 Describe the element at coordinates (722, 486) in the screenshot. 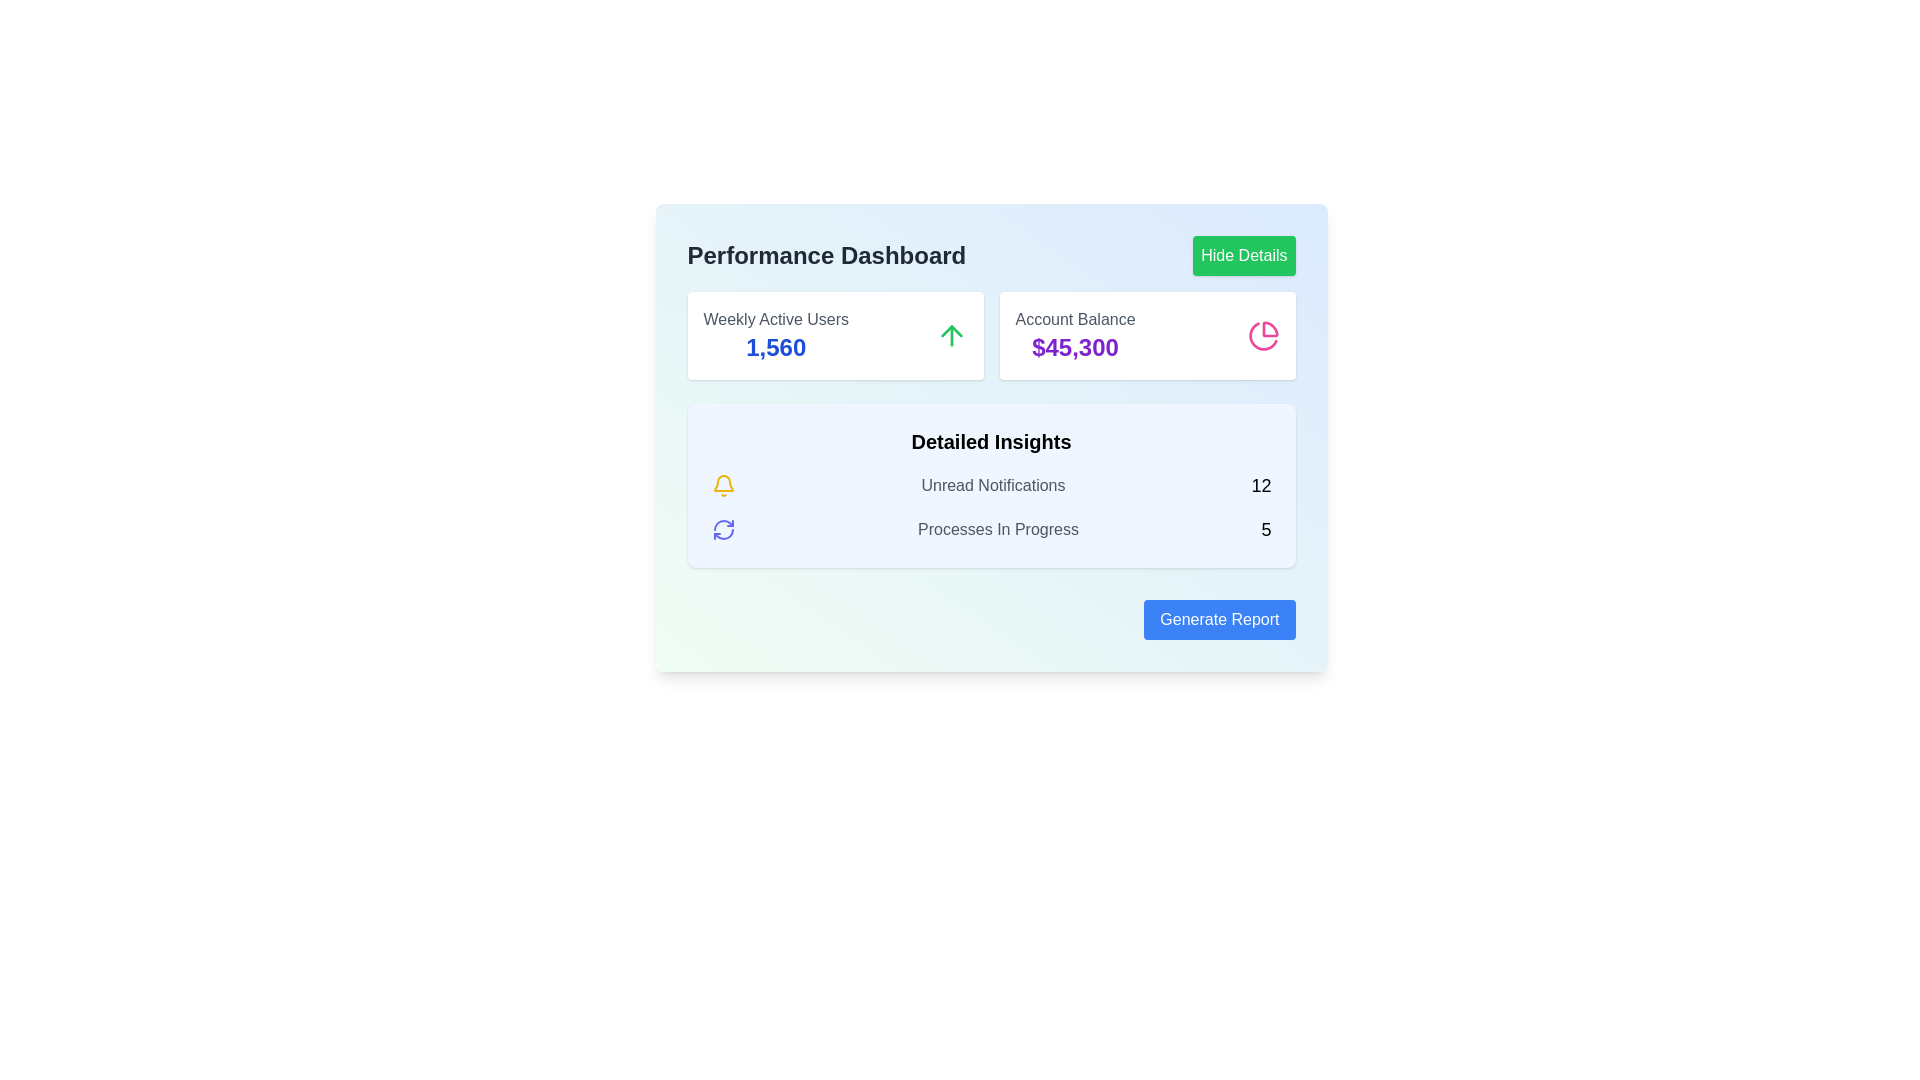

I see `the yellow bell icon representing notifications, located next to the text 'Unread Notifications' and to the left of the number '12'` at that location.